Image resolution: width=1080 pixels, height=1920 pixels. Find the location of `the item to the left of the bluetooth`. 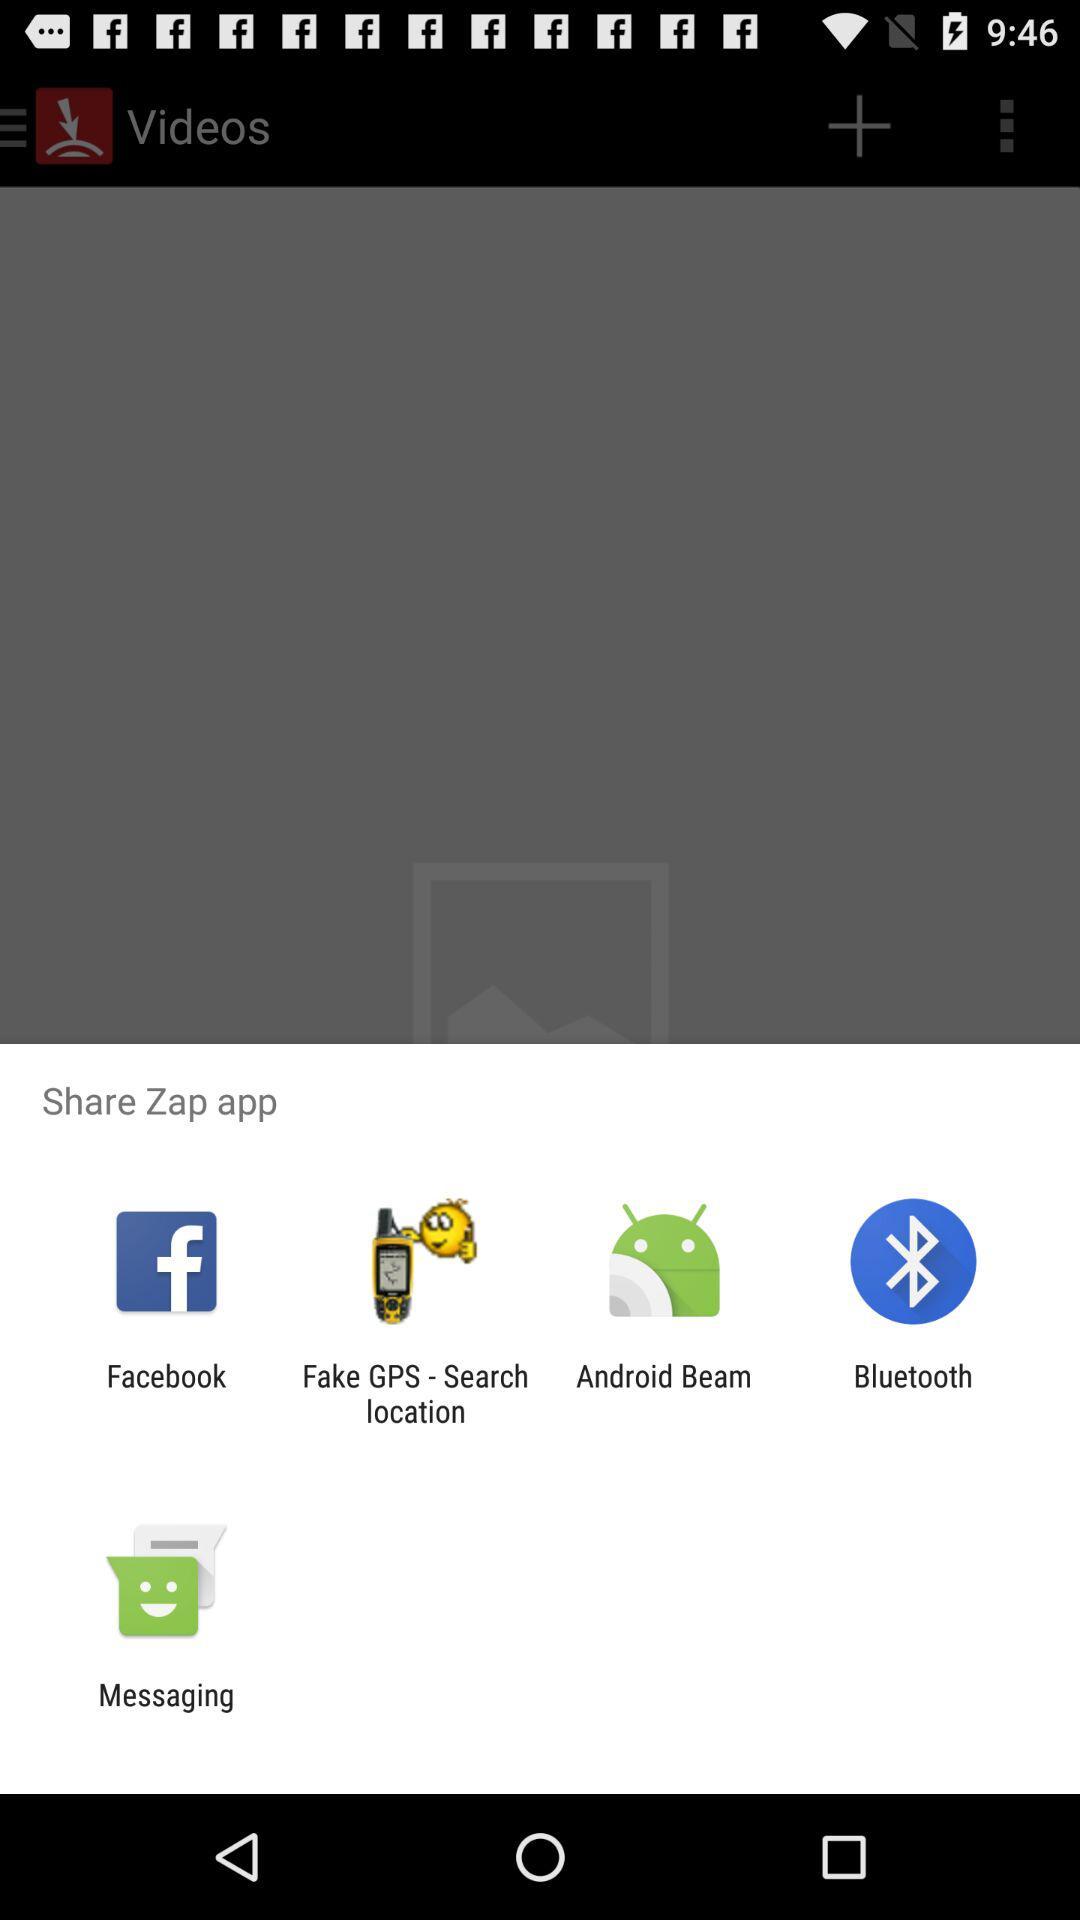

the item to the left of the bluetooth is located at coordinates (664, 1392).